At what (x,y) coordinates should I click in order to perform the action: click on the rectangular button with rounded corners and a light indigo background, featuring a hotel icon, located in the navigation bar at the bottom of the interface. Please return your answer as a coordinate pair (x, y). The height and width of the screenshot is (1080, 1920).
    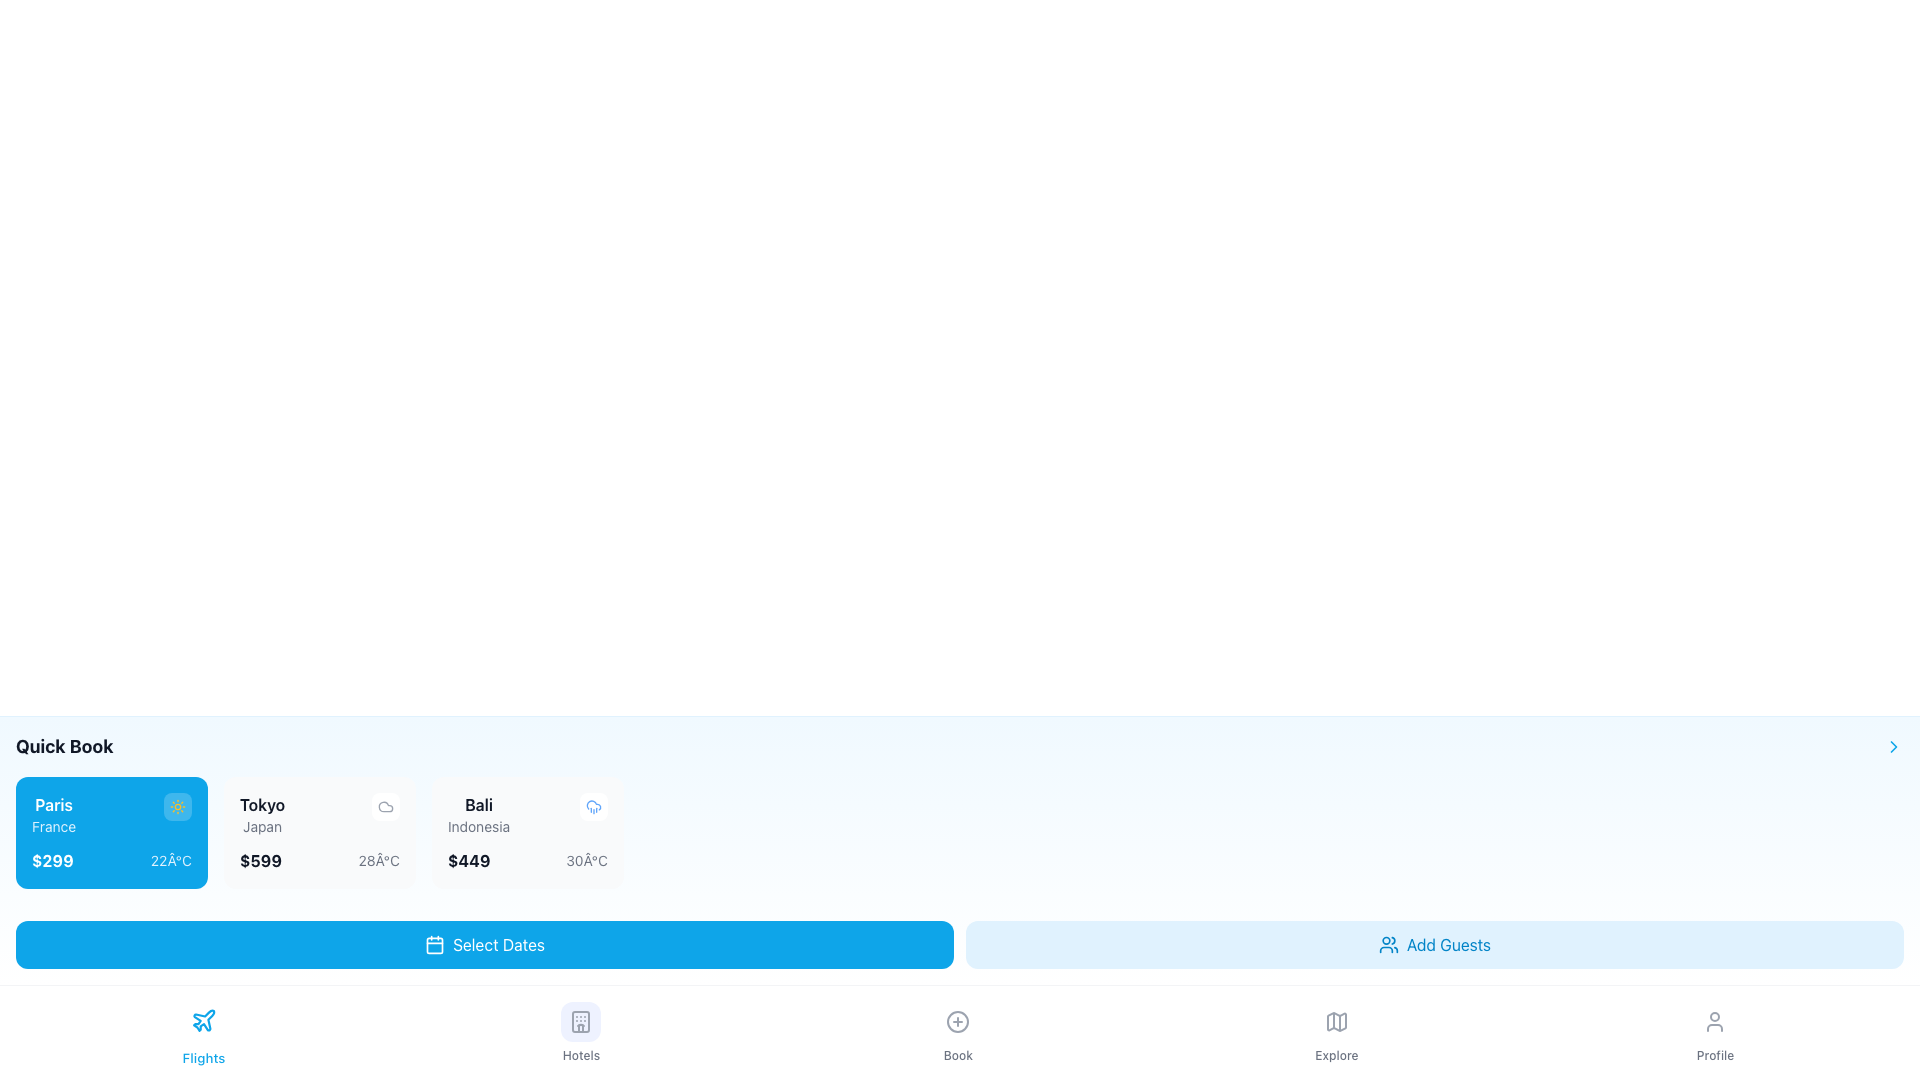
    Looking at the image, I should click on (580, 1022).